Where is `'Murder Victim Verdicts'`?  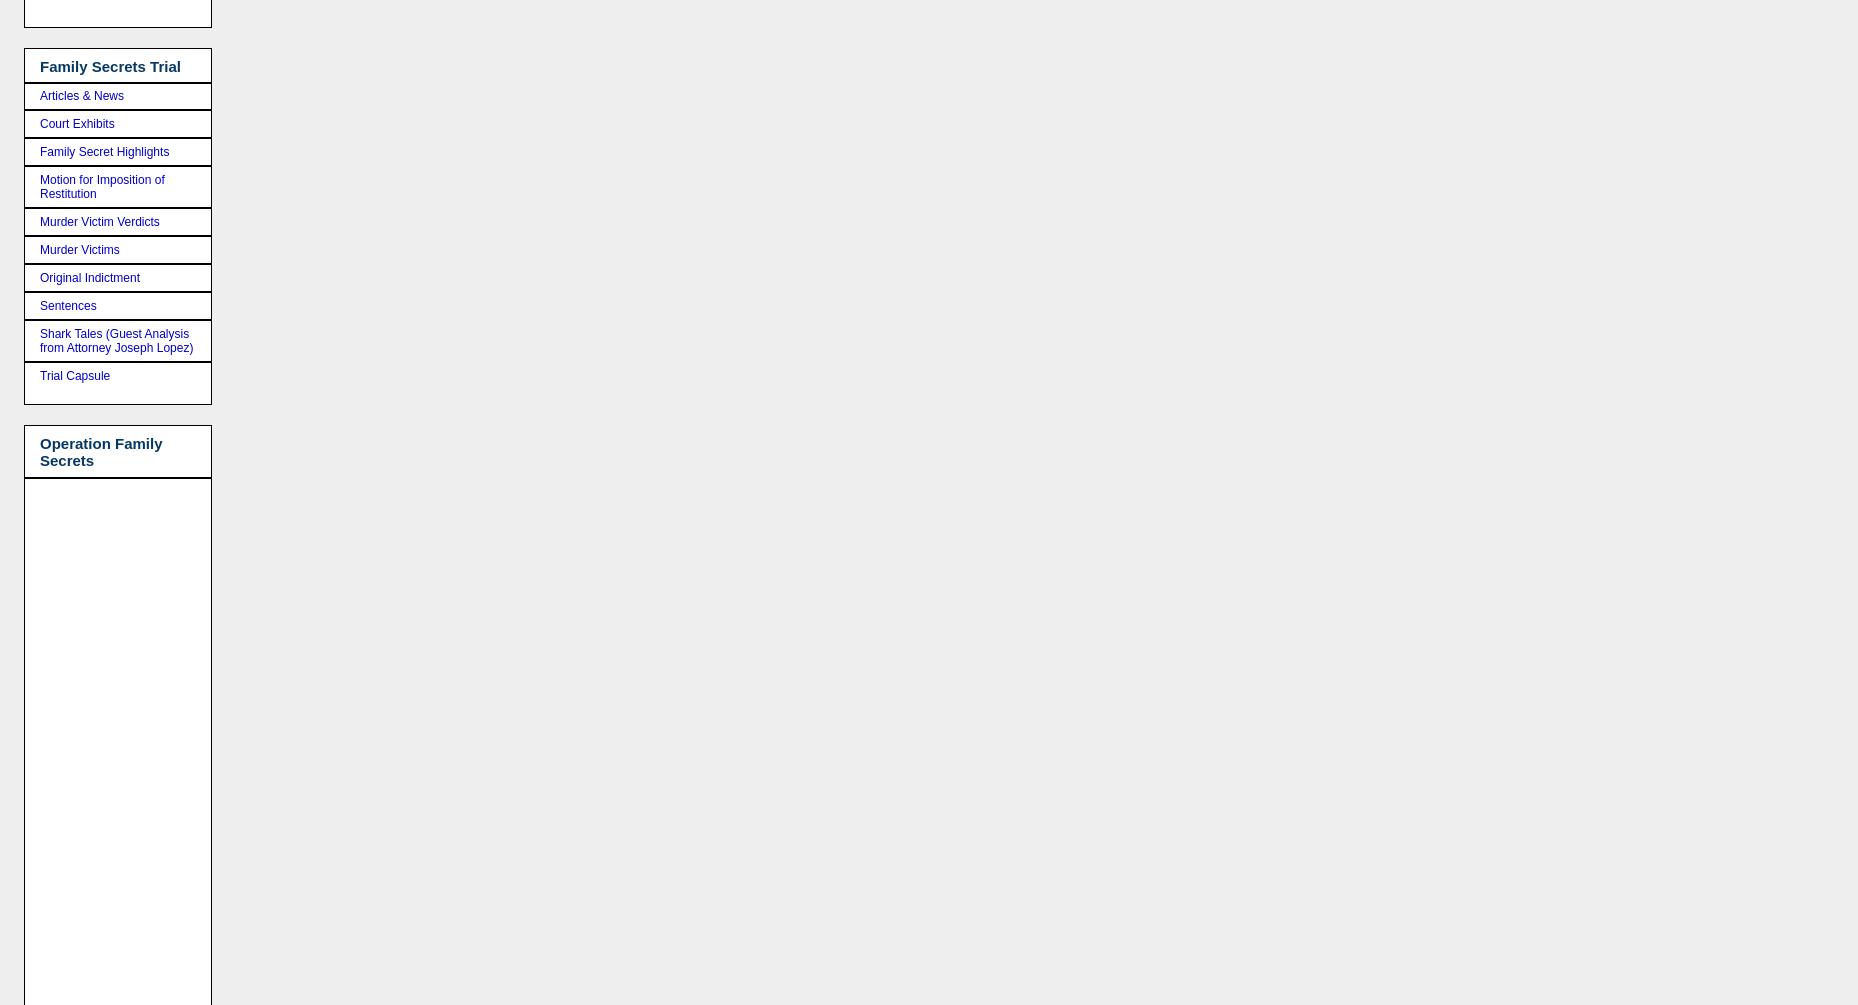
'Murder Victim Verdicts' is located at coordinates (99, 221).